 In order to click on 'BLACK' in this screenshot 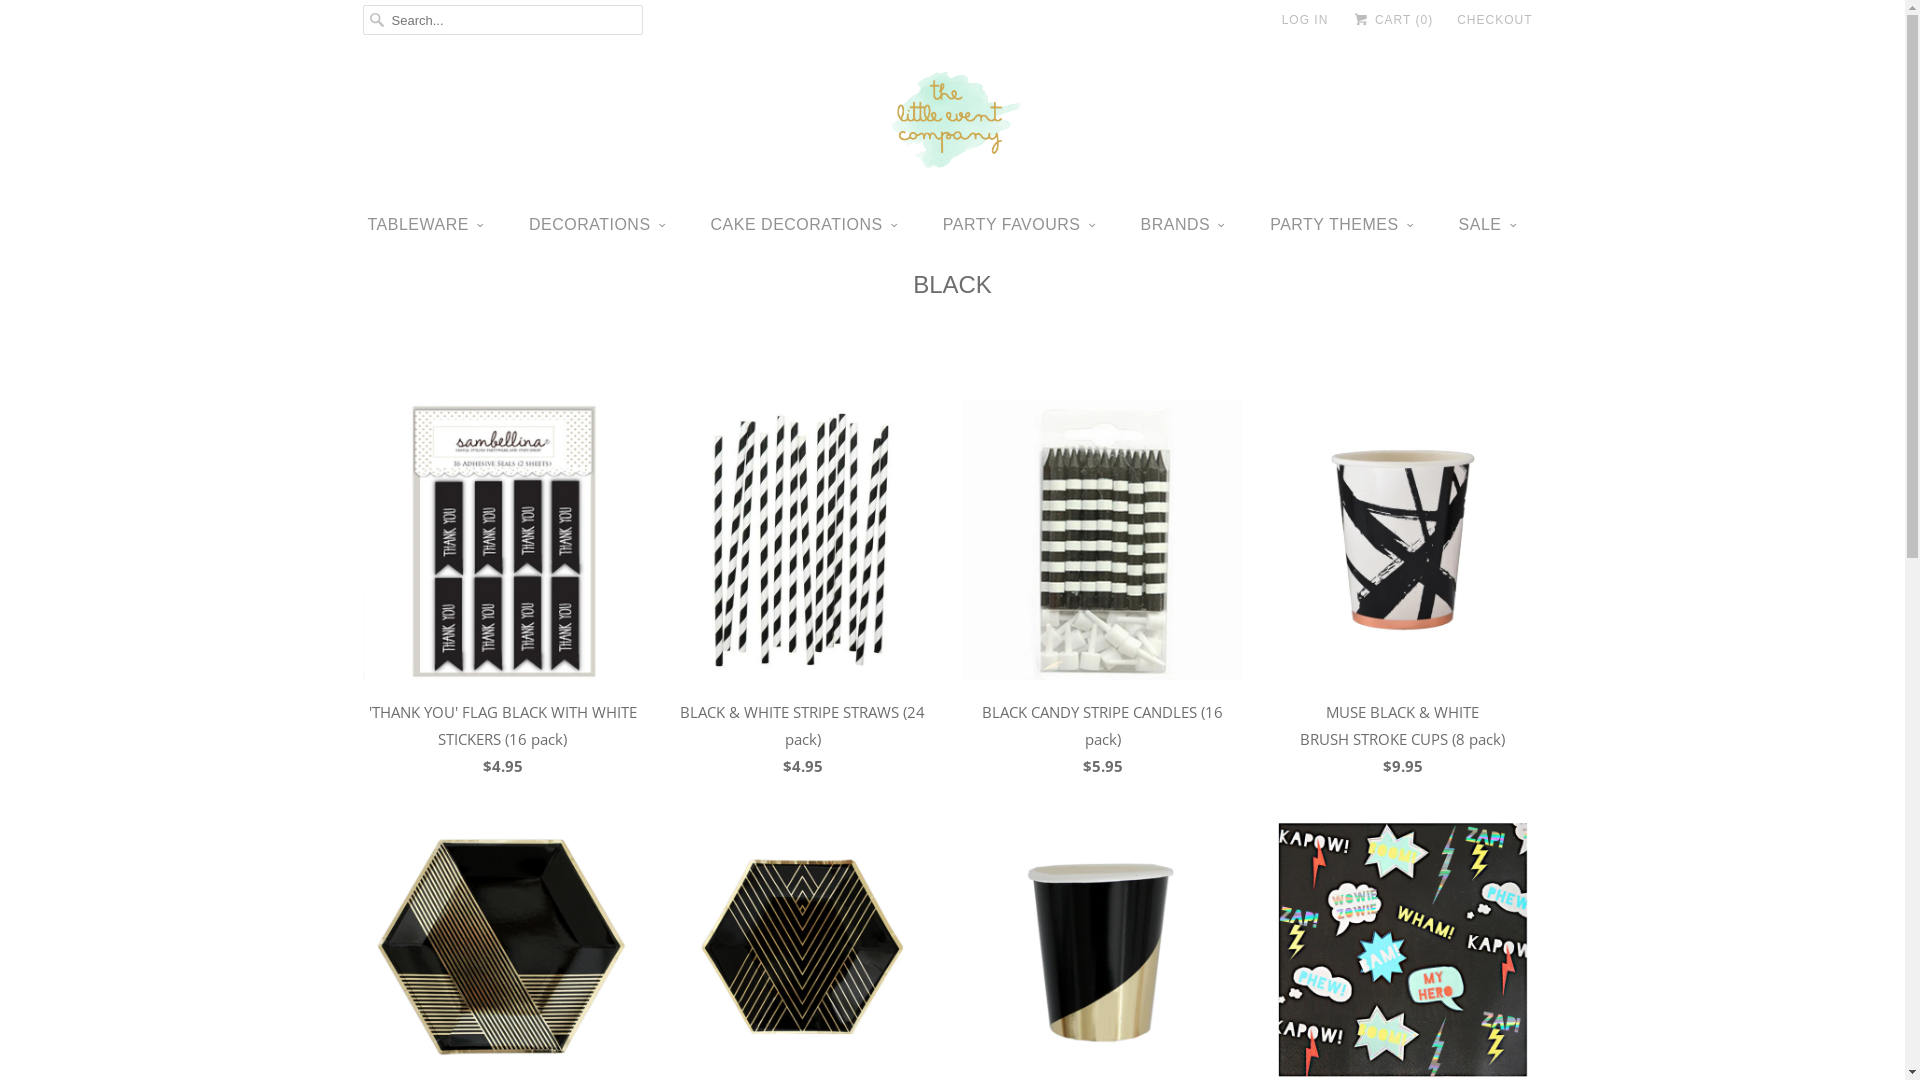, I will do `click(951, 284)`.